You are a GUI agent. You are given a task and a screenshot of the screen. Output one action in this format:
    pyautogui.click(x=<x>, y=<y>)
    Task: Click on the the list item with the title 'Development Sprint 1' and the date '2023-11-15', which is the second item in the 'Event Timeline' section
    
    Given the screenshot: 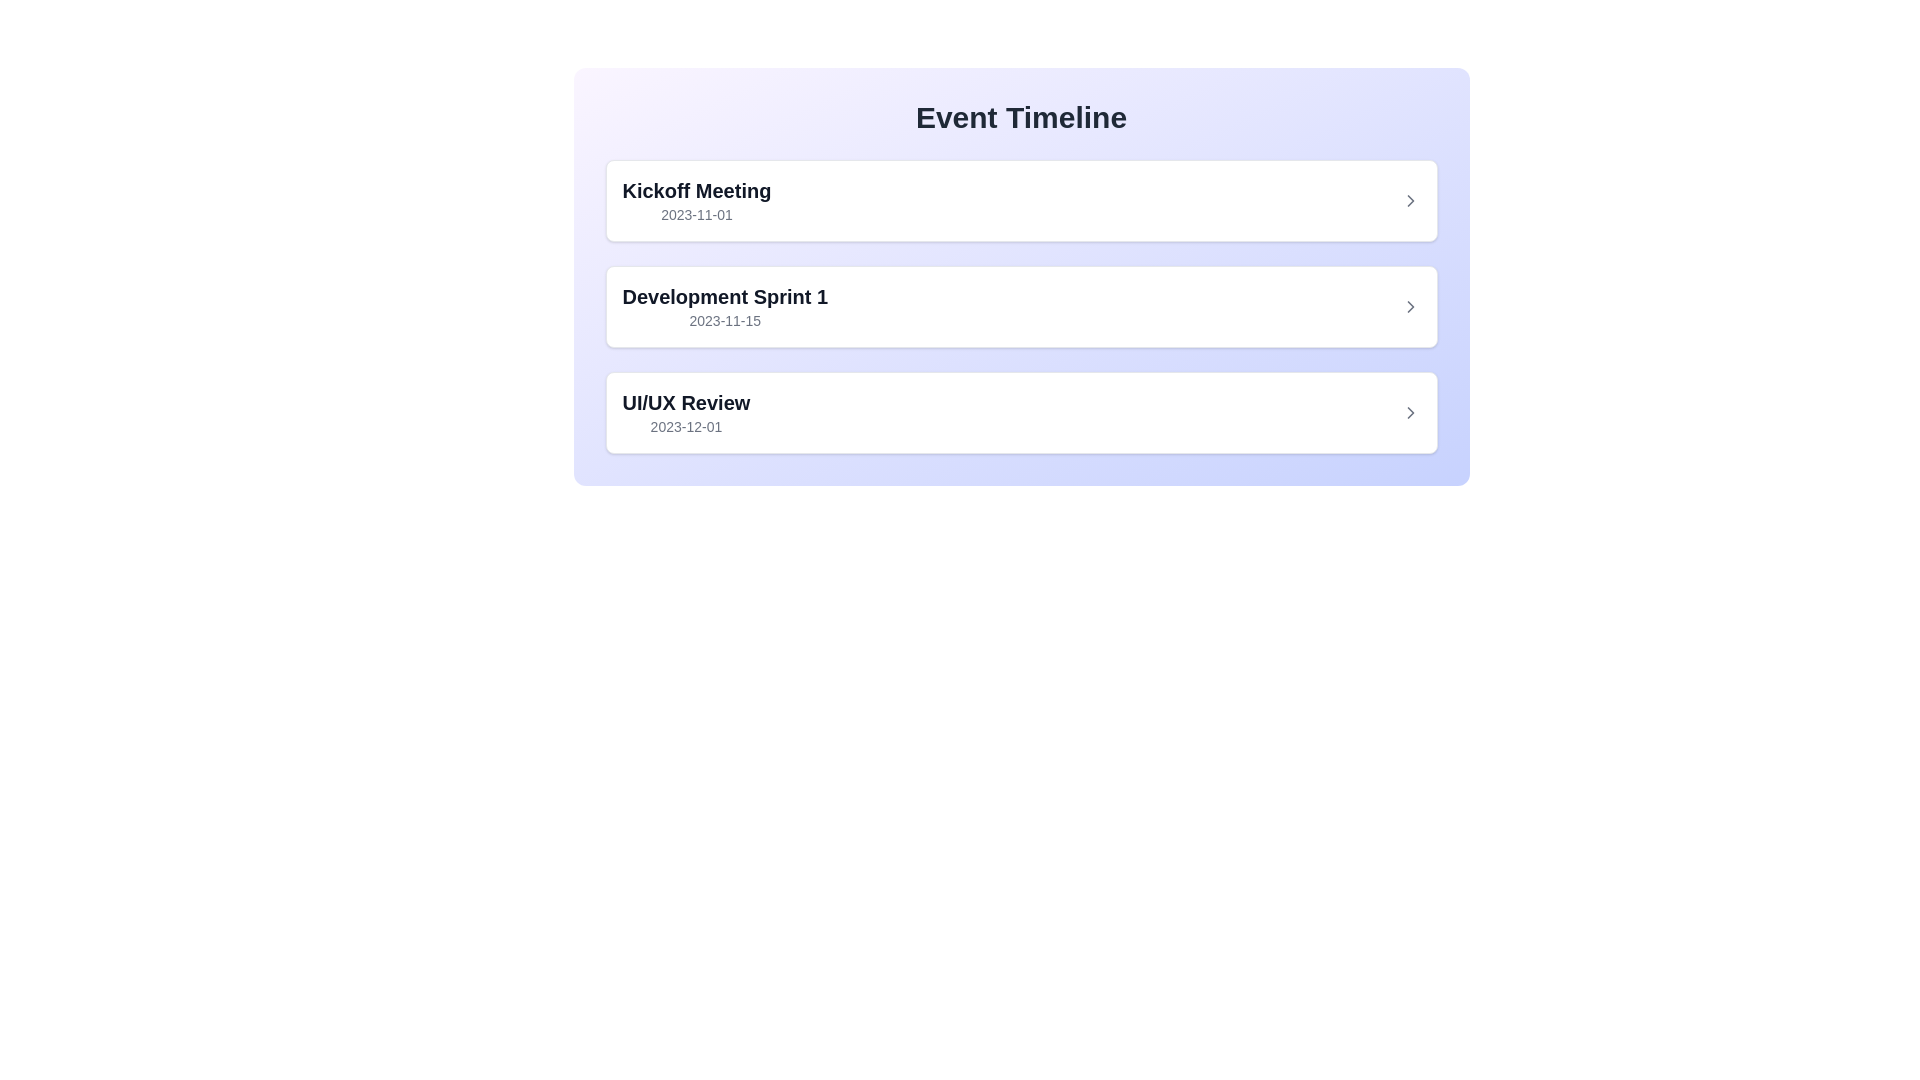 What is the action you would take?
    pyautogui.click(x=1021, y=307)
    